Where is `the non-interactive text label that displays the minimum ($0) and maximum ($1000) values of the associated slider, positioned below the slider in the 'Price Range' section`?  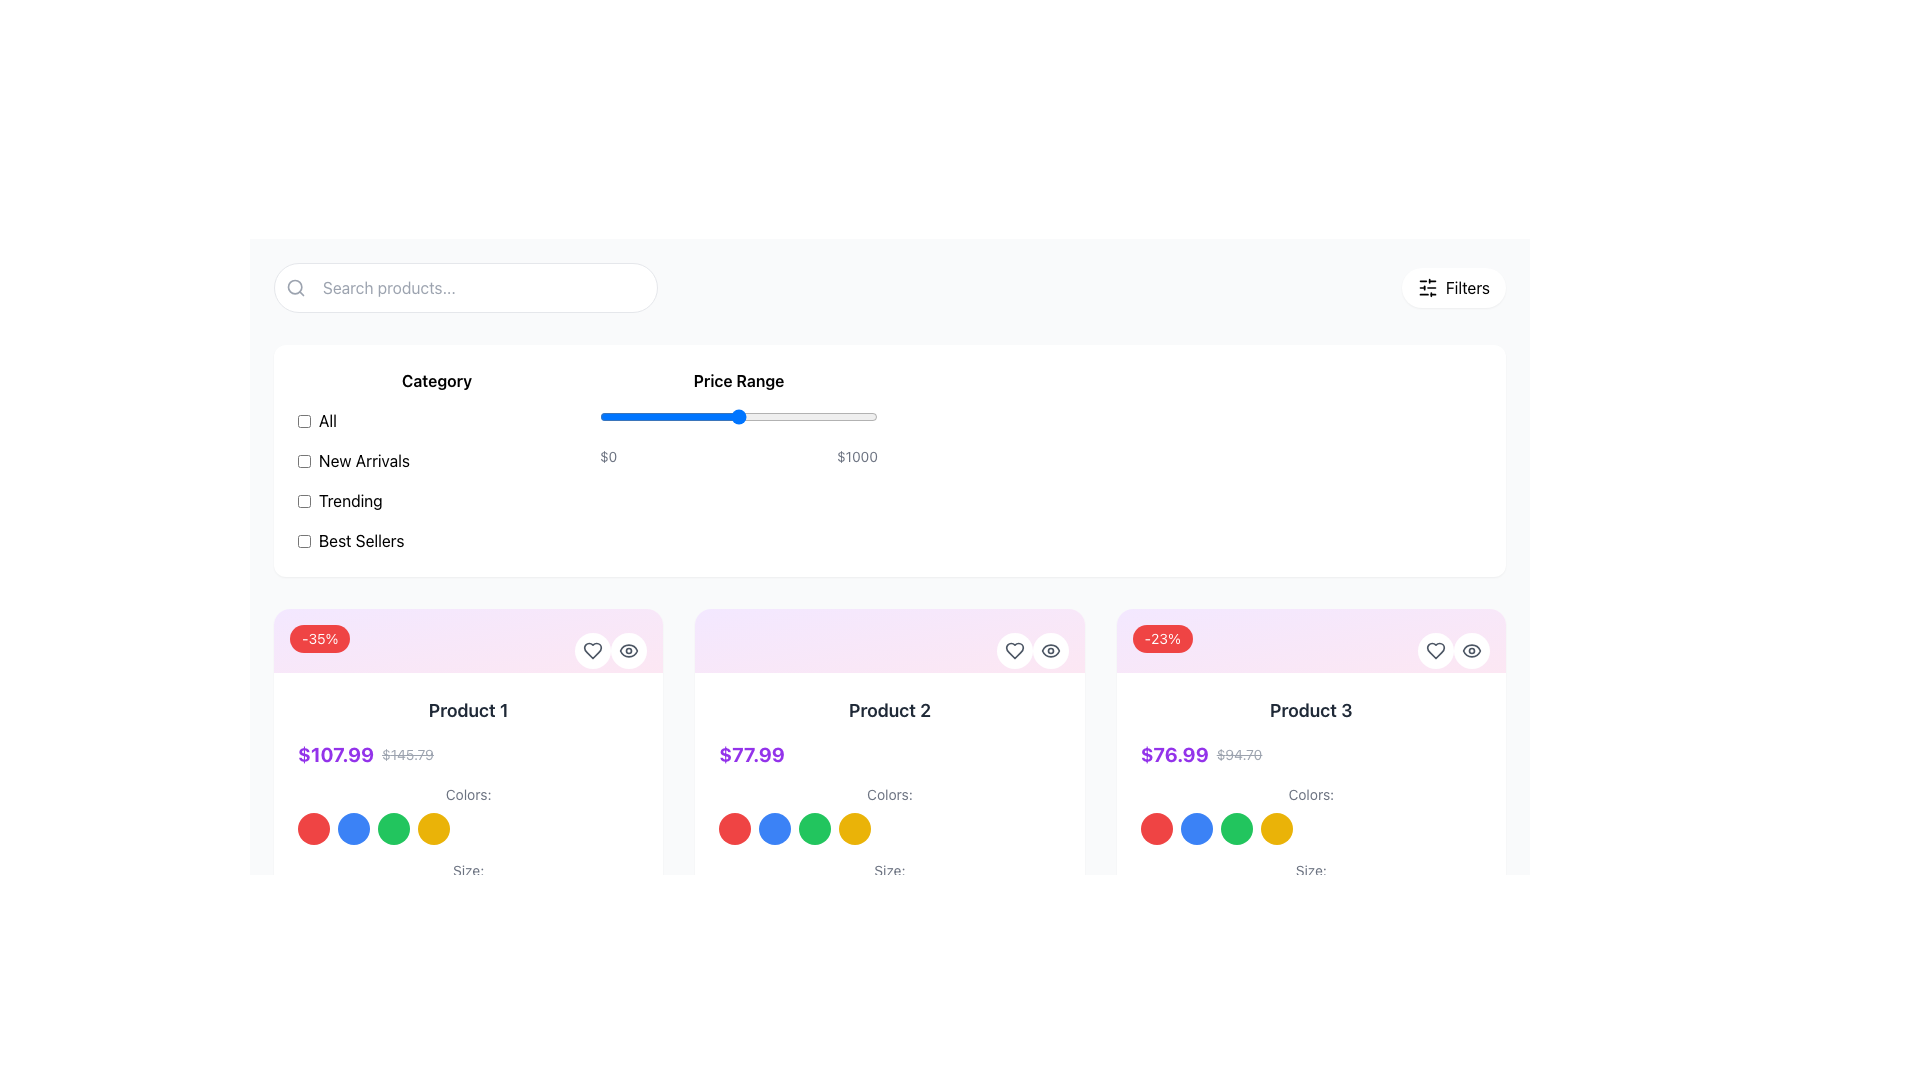
the non-interactive text label that displays the minimum ($0) and maximum ($1000) values of the associated slider, positioned below the slider in the 'Price Range' section is located at coordinates (738, 456).